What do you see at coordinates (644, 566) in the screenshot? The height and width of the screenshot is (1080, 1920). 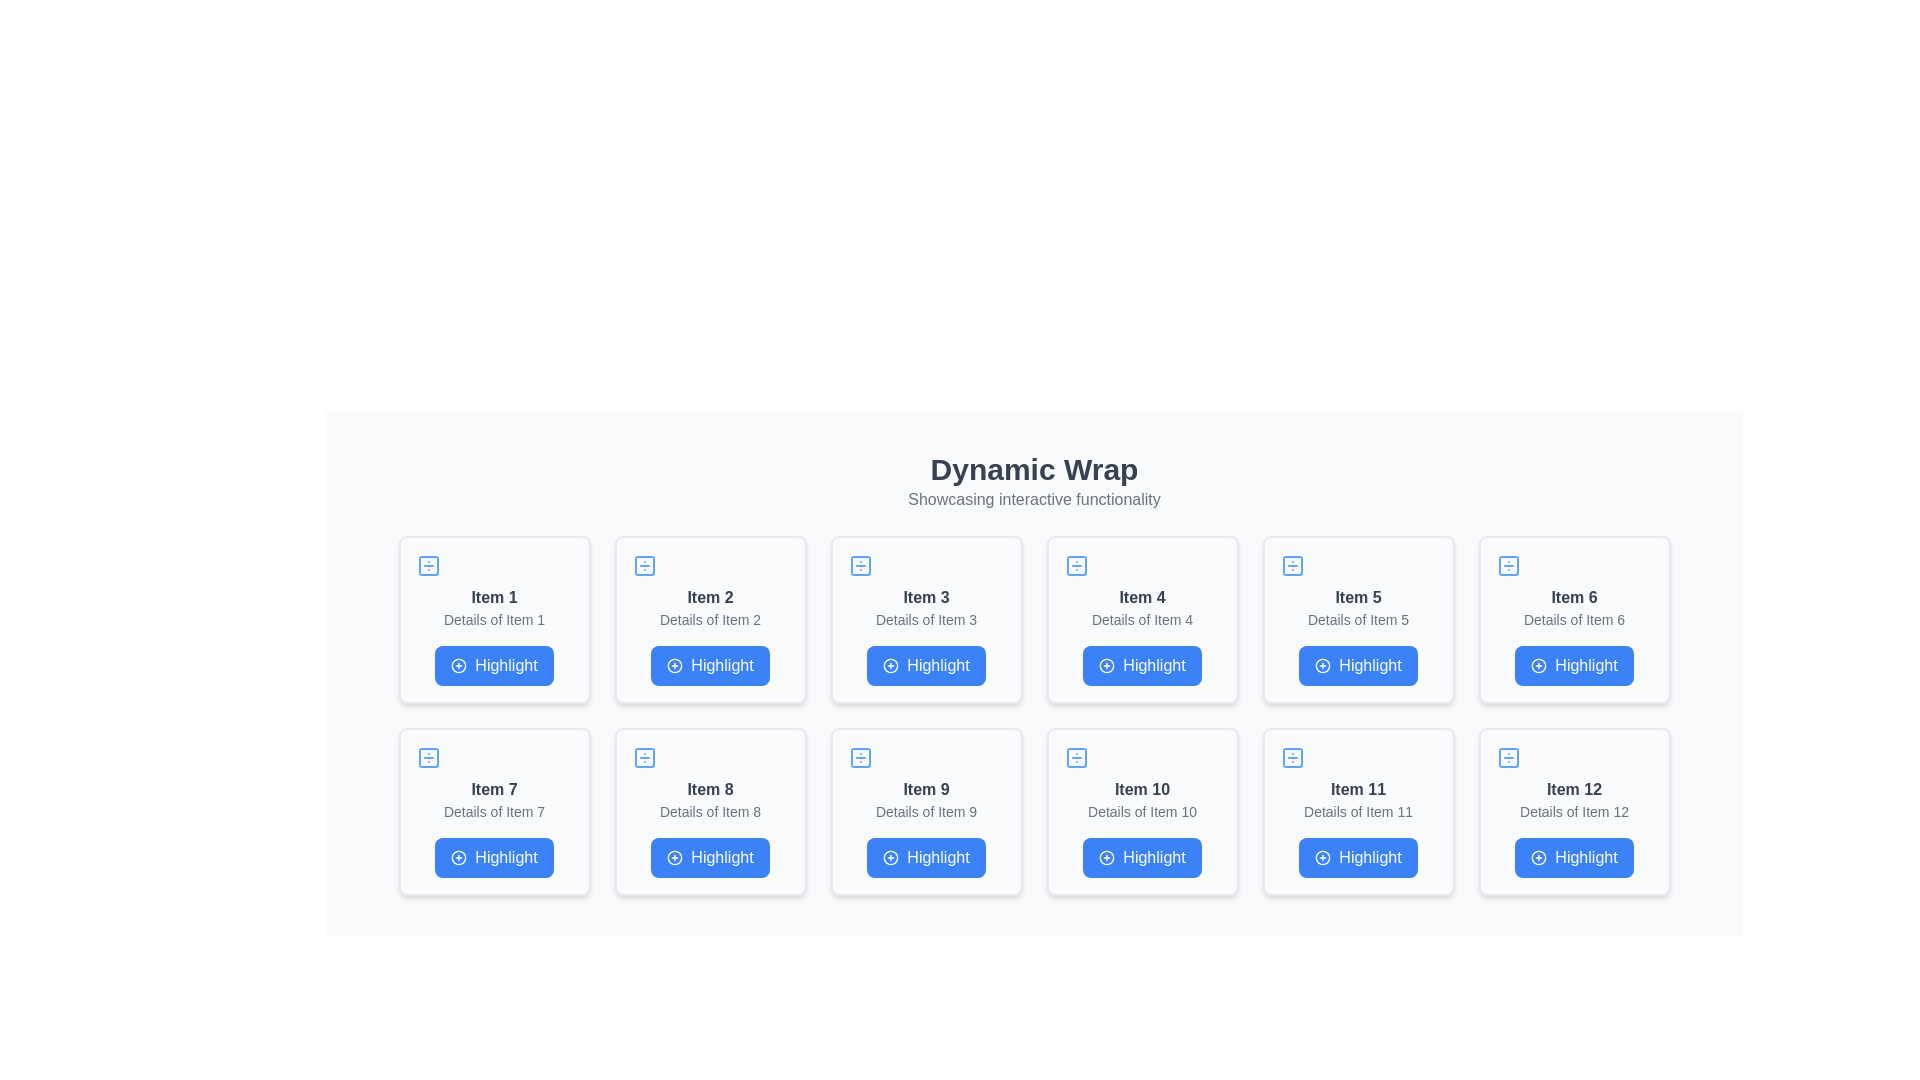 I see `the icon representing 'Item 2', located at the top-left of the card in the first row of the grid layout` at bounding box center [644, 566].